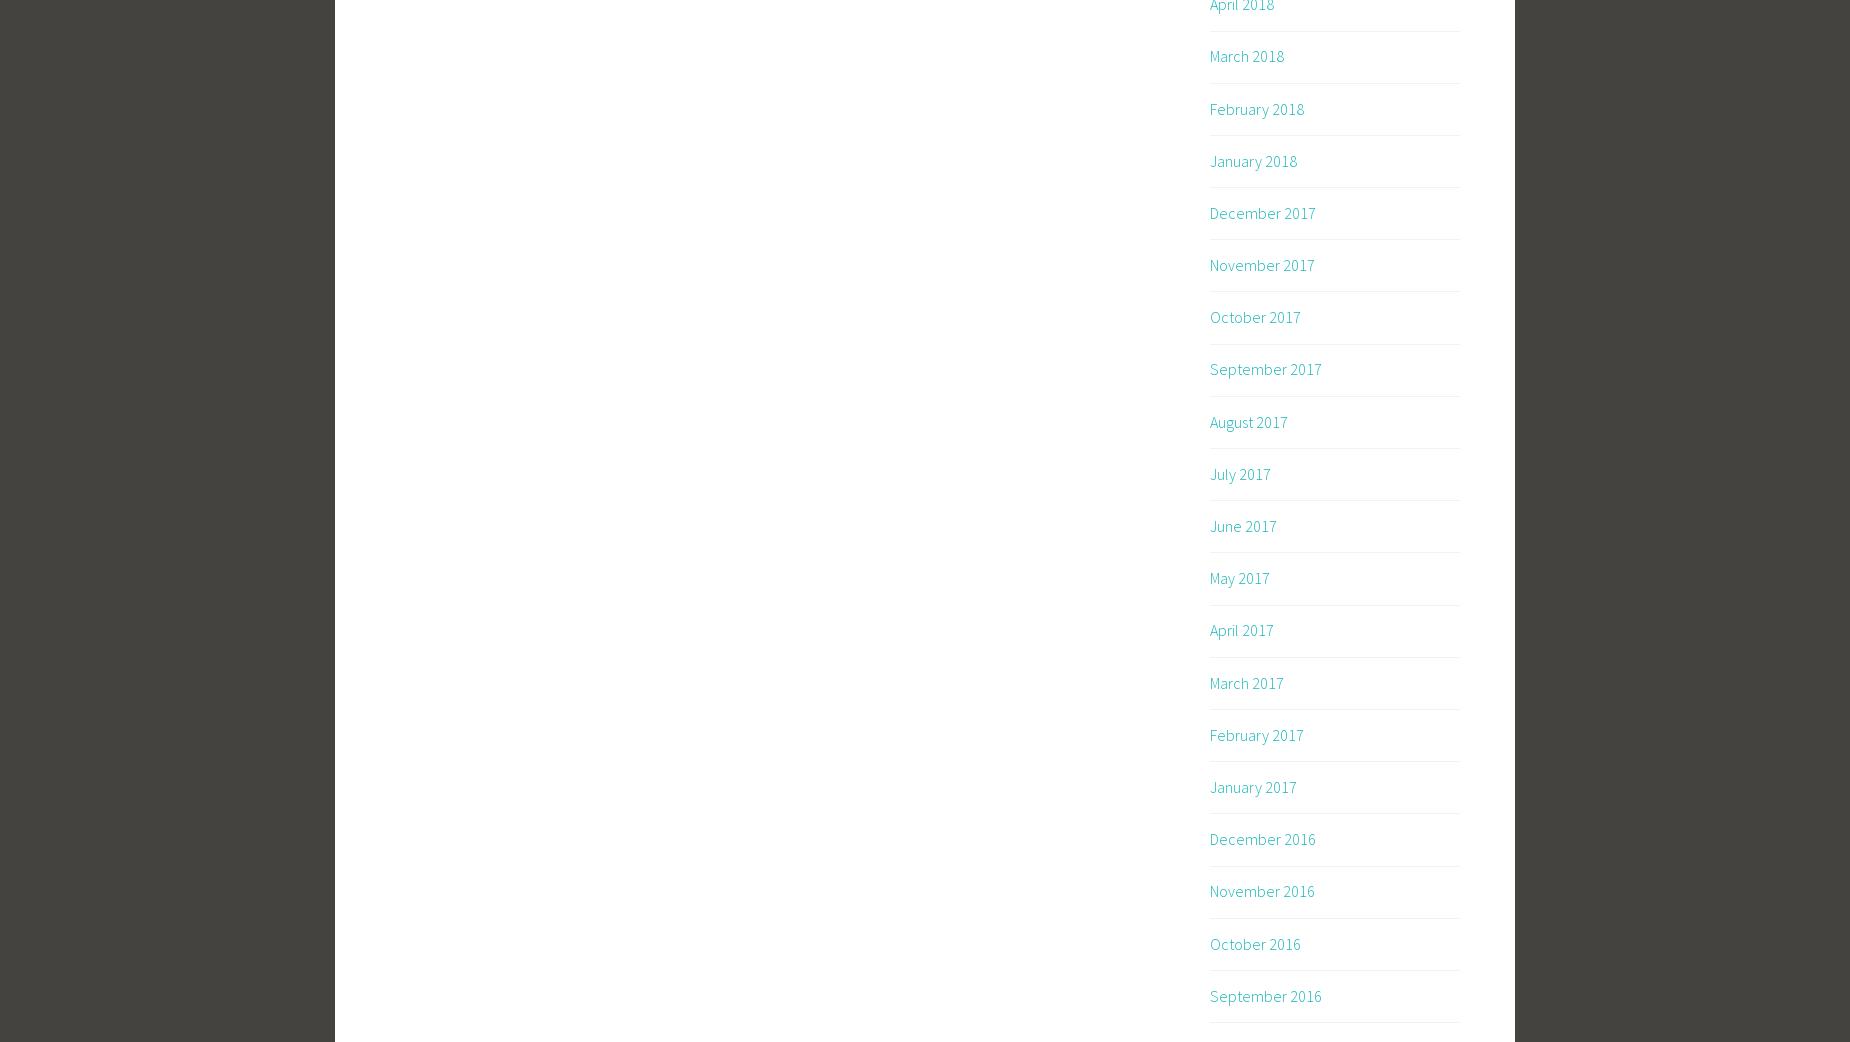 This screenshot has width=1850, height=1042. I want to click on 'March 2017', so click(1246, 681).